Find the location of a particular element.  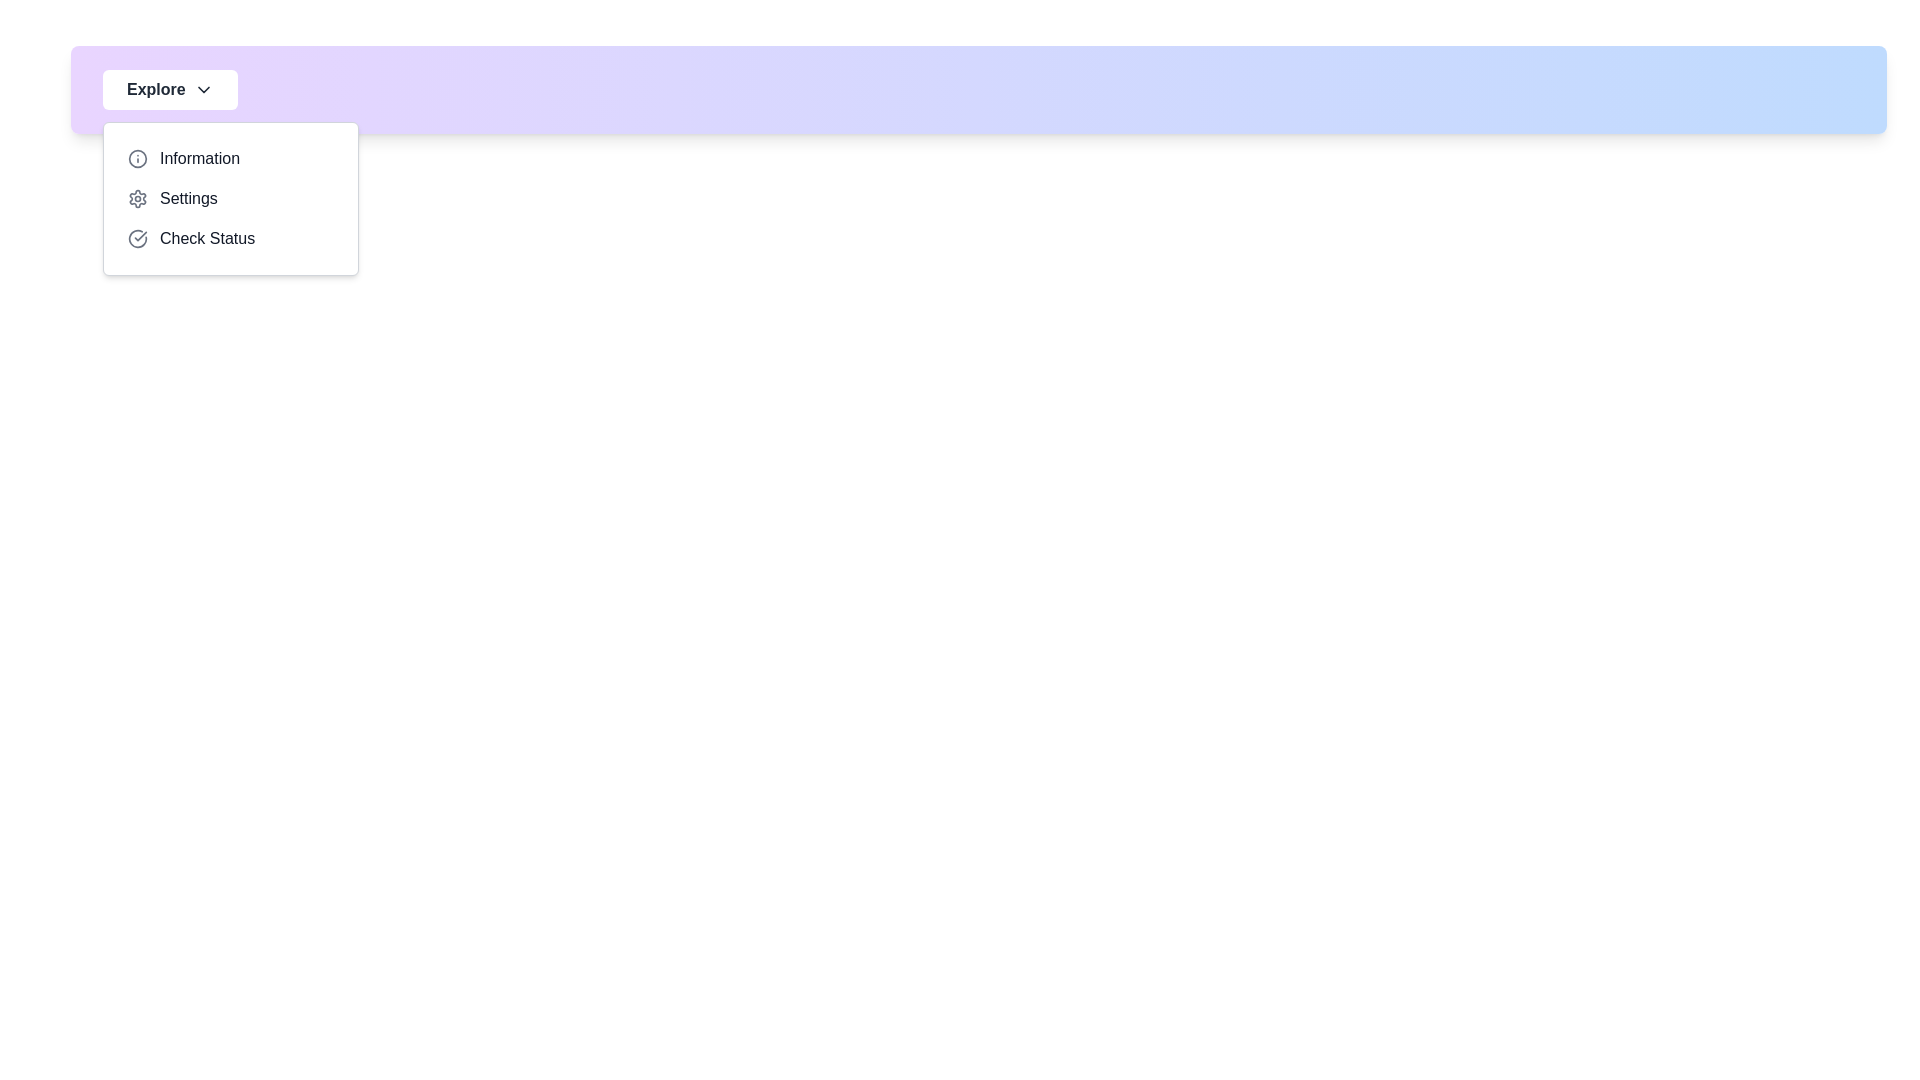

the icon of Check Status to trigger its feedback is located at coordinates (137, 238).